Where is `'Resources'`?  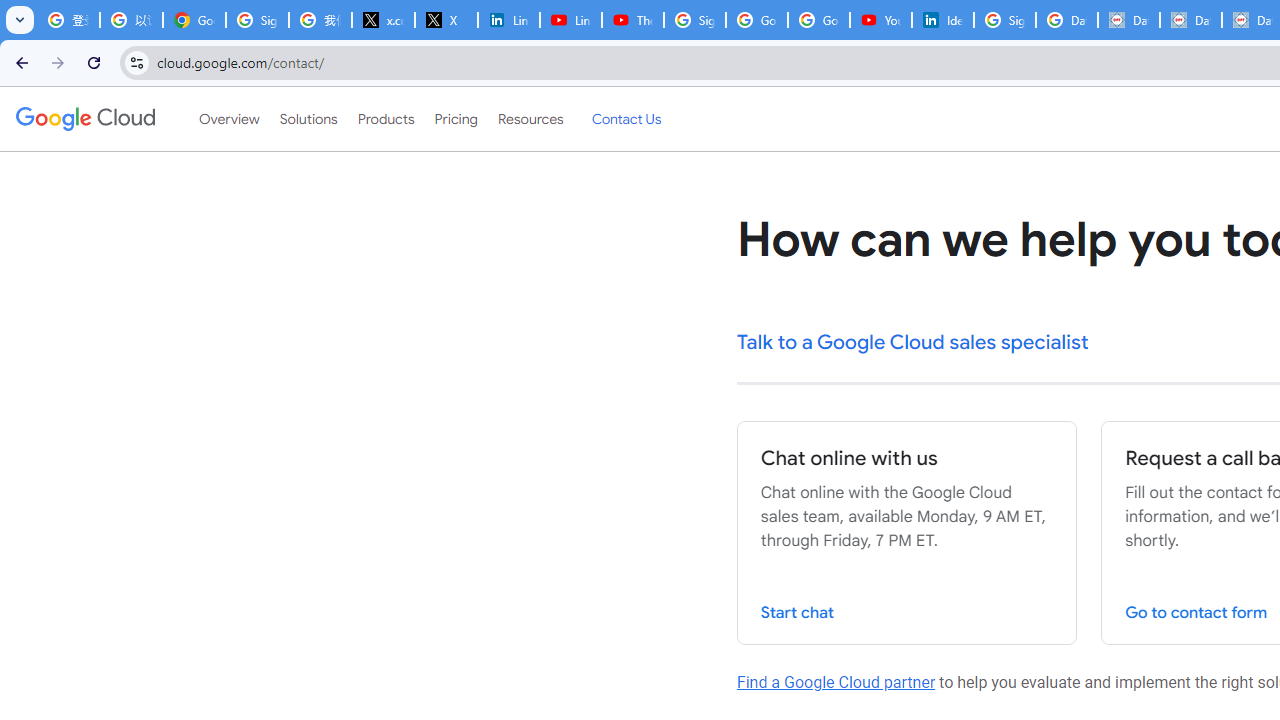
'Resources' is located at coordinates (530, 119).